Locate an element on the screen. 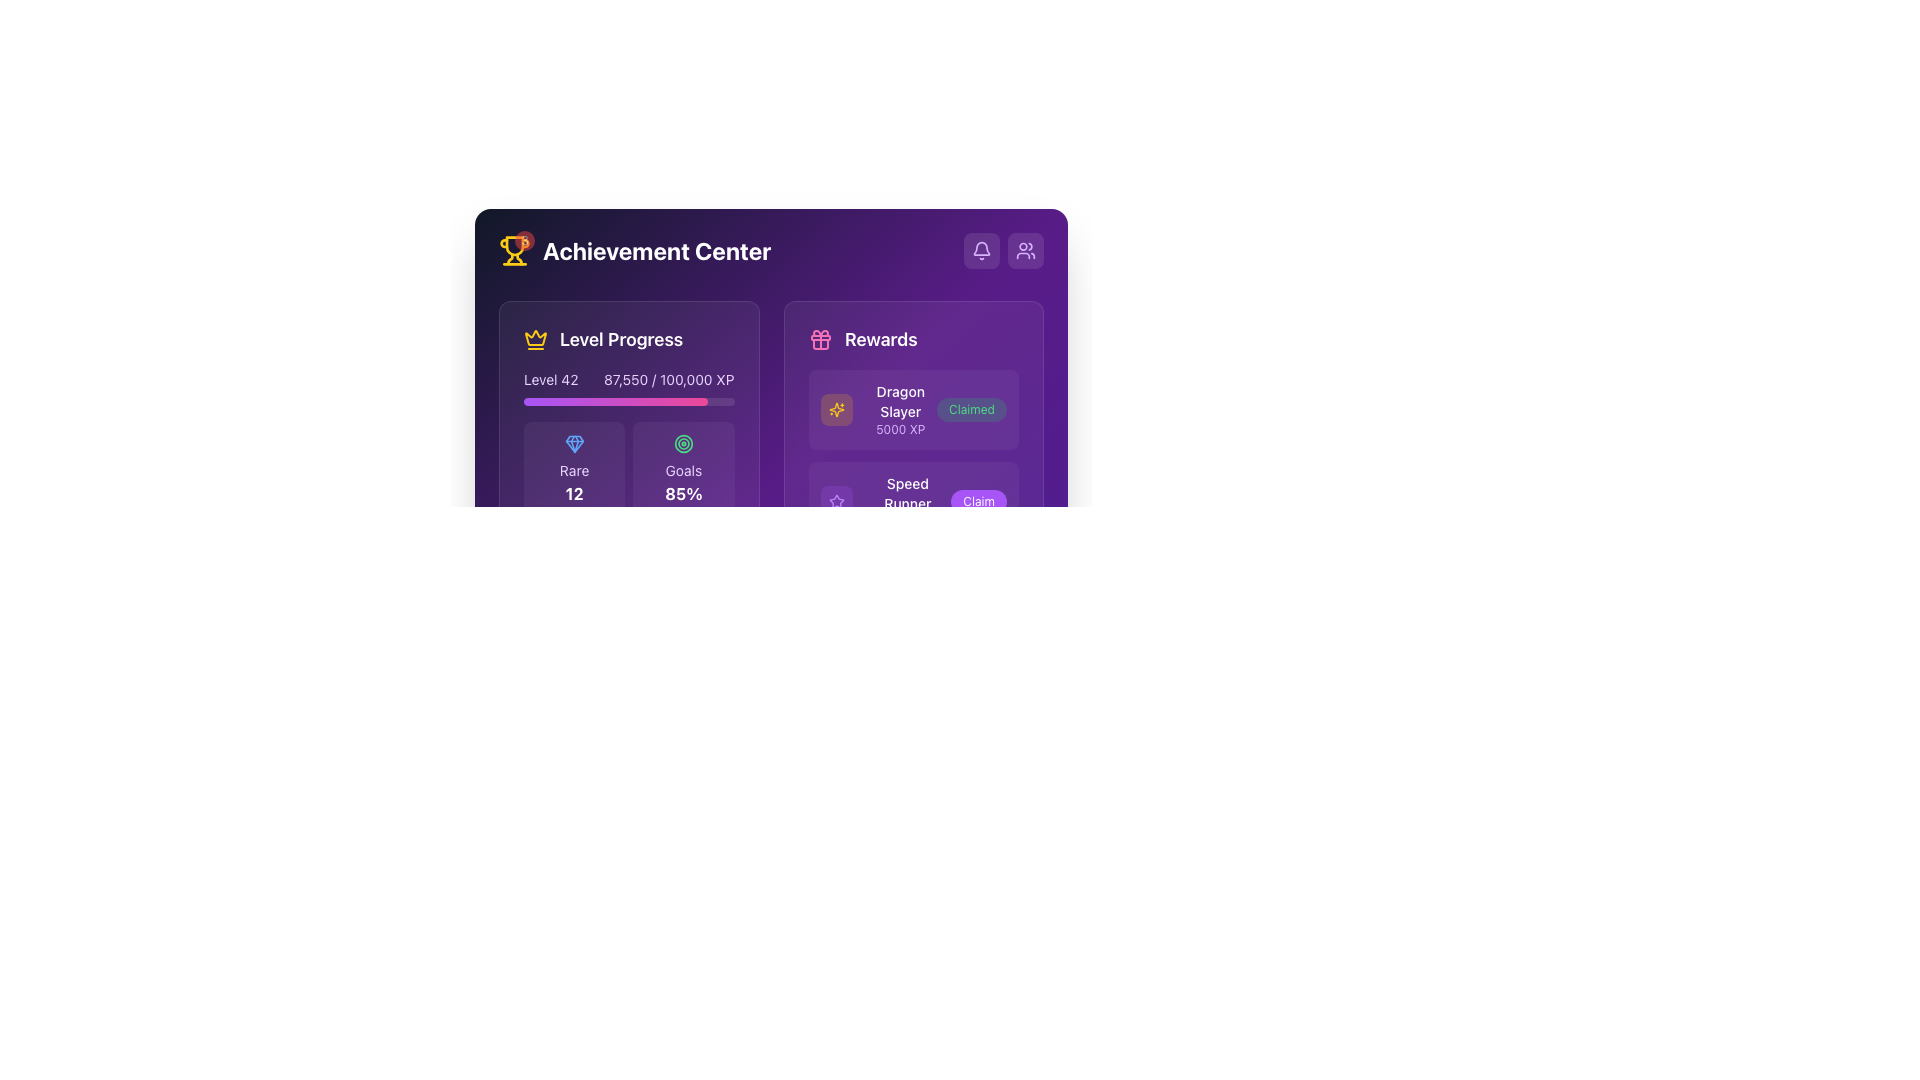  the bell icon SVG graphic with a purple hue positioned at the top right corner of the interface for any indicator changes is located at coordinates (982, 249).